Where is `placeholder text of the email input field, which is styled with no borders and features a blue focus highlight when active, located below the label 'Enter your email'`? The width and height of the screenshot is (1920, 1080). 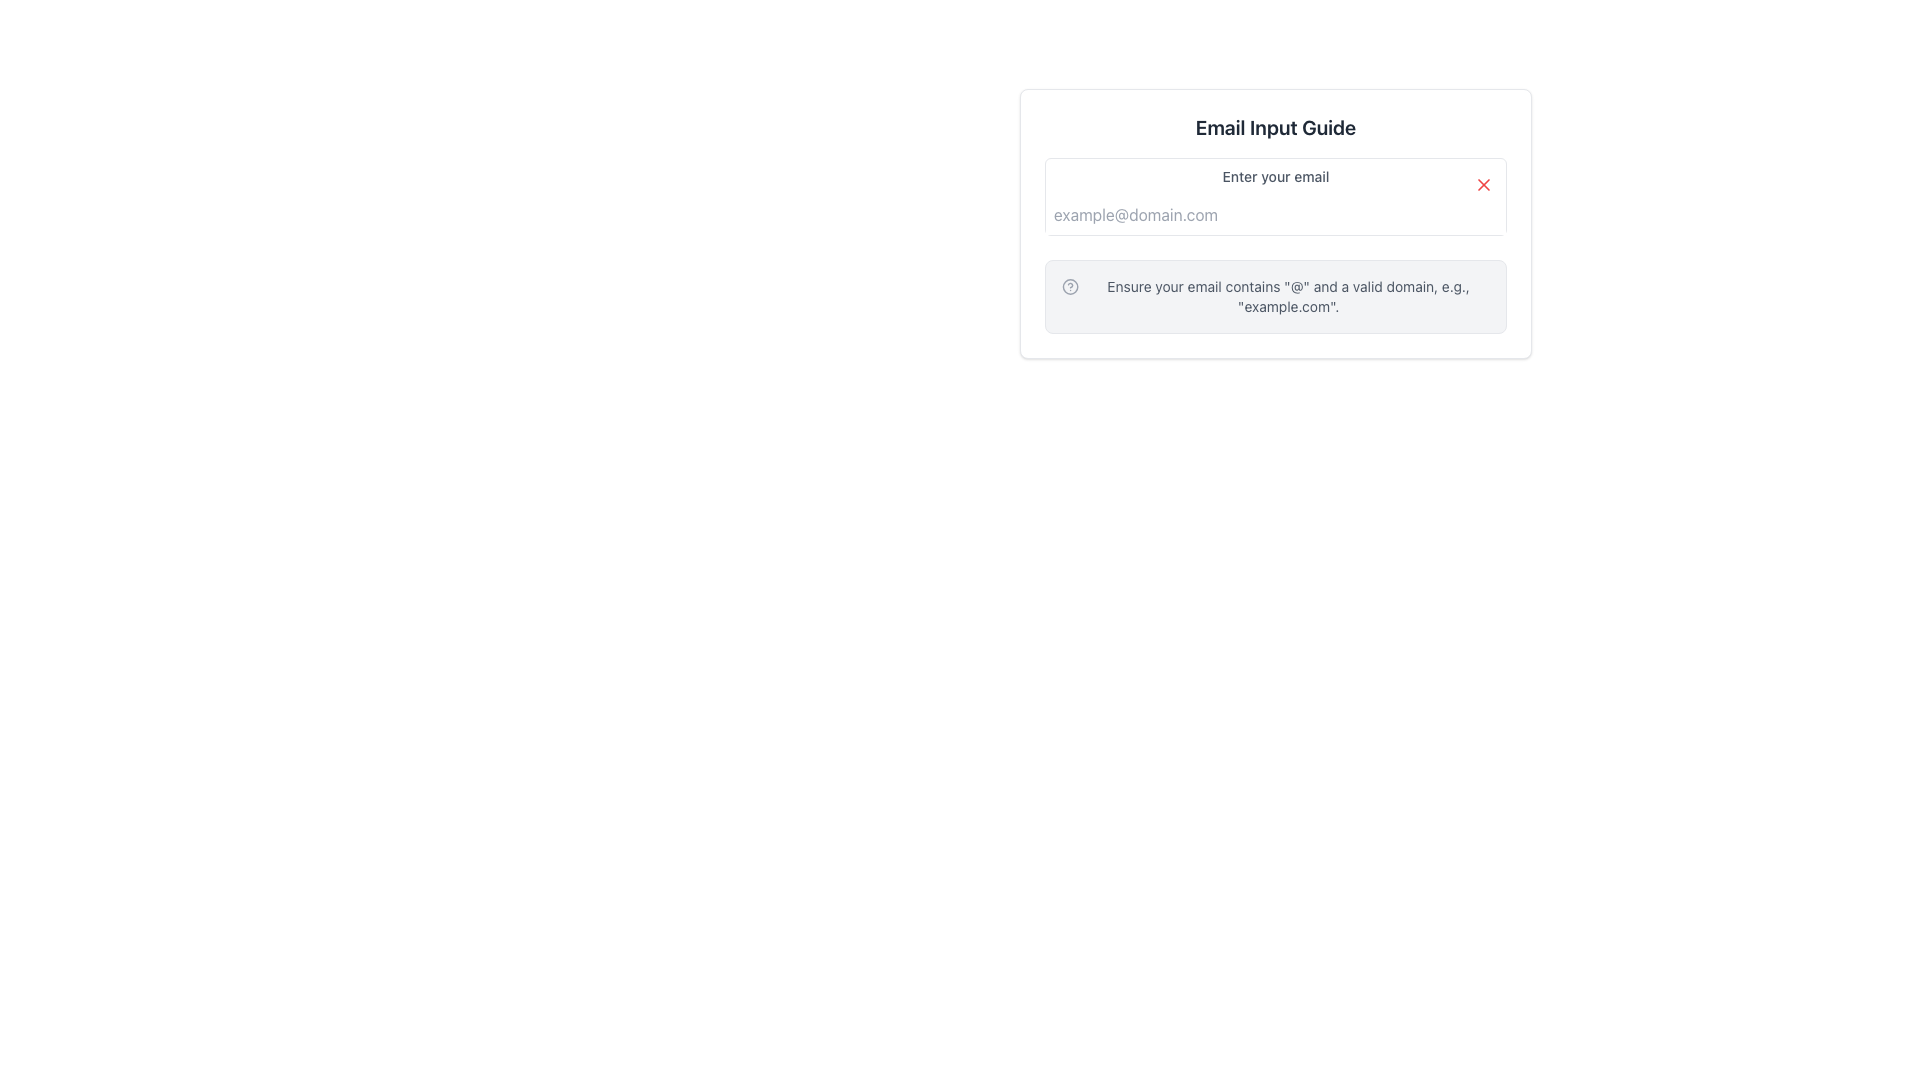 placeholder text of the email input field, which is styled with no borders and features a blue focus highlight when active, located below the label 'Enter your email' is located at coordinates (1275, 215).